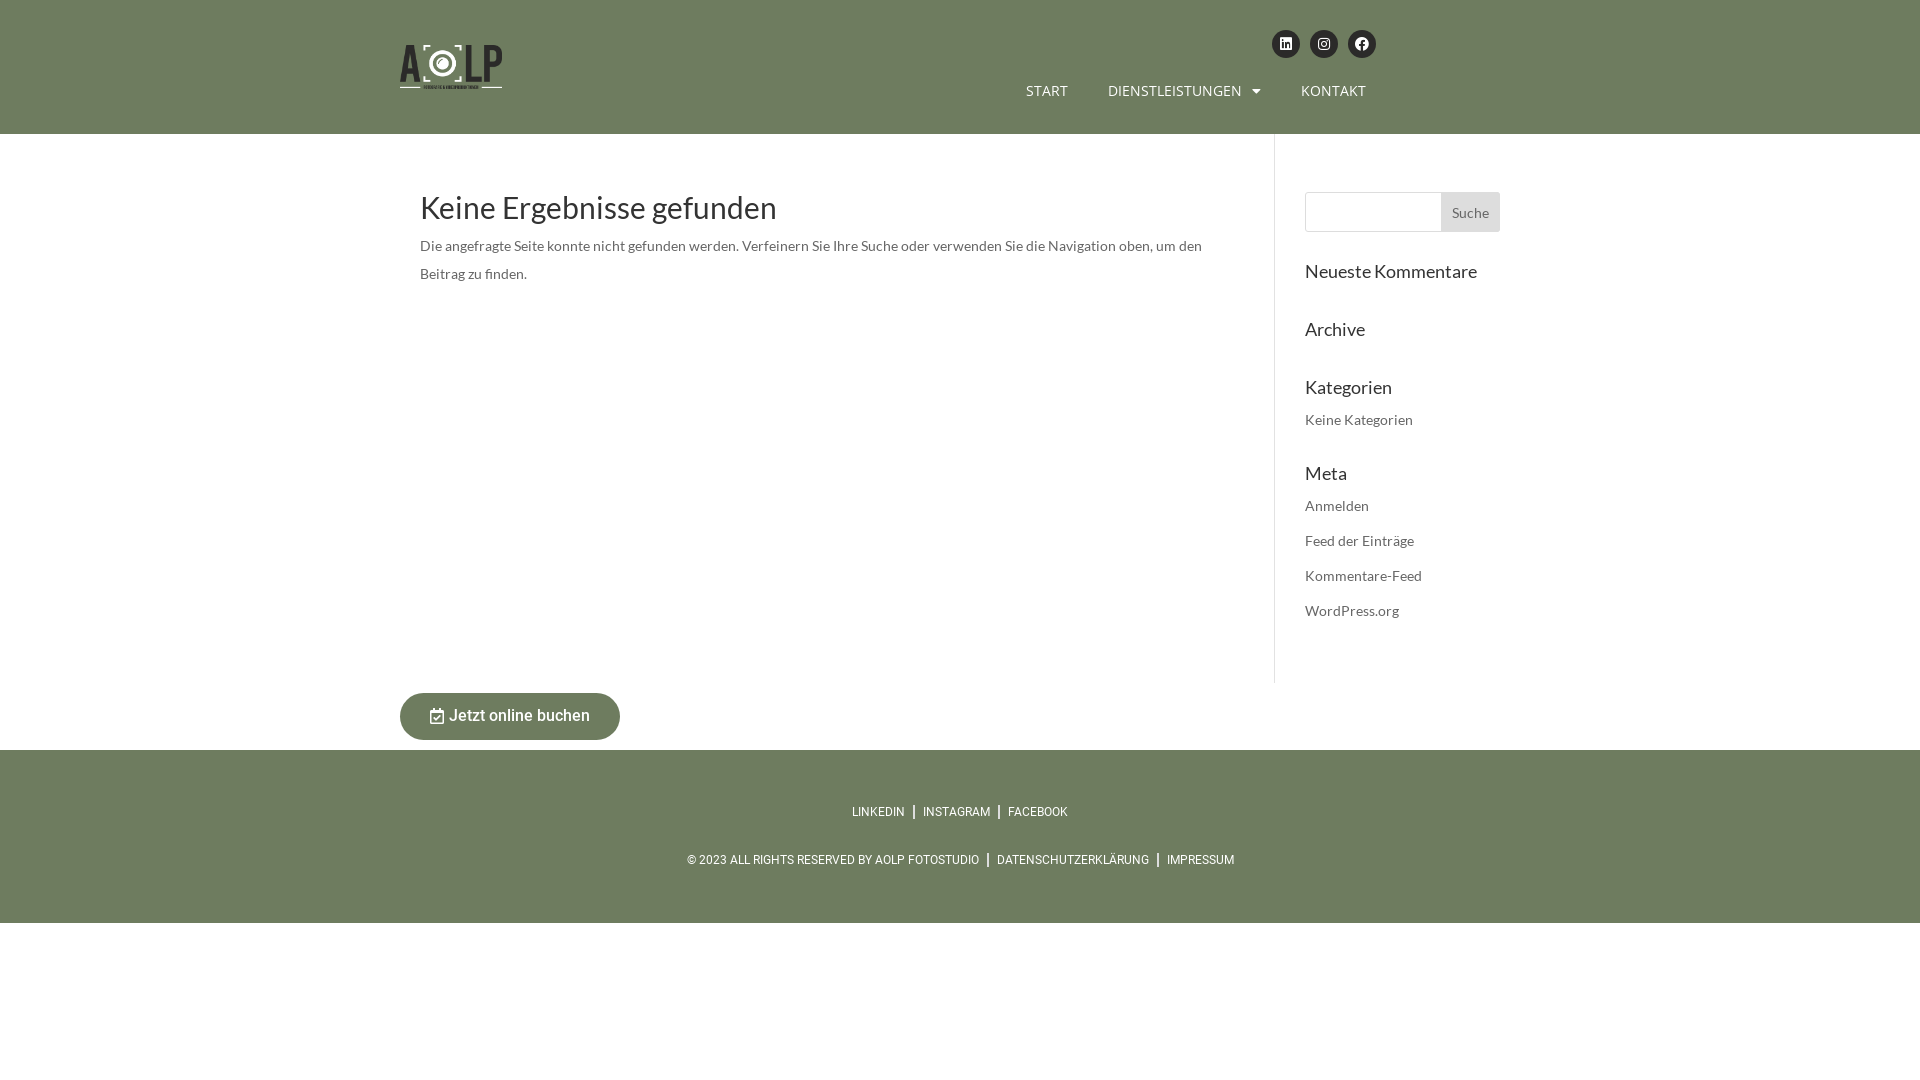  I want to click on 'KONTAKT', so click(1333, 91).